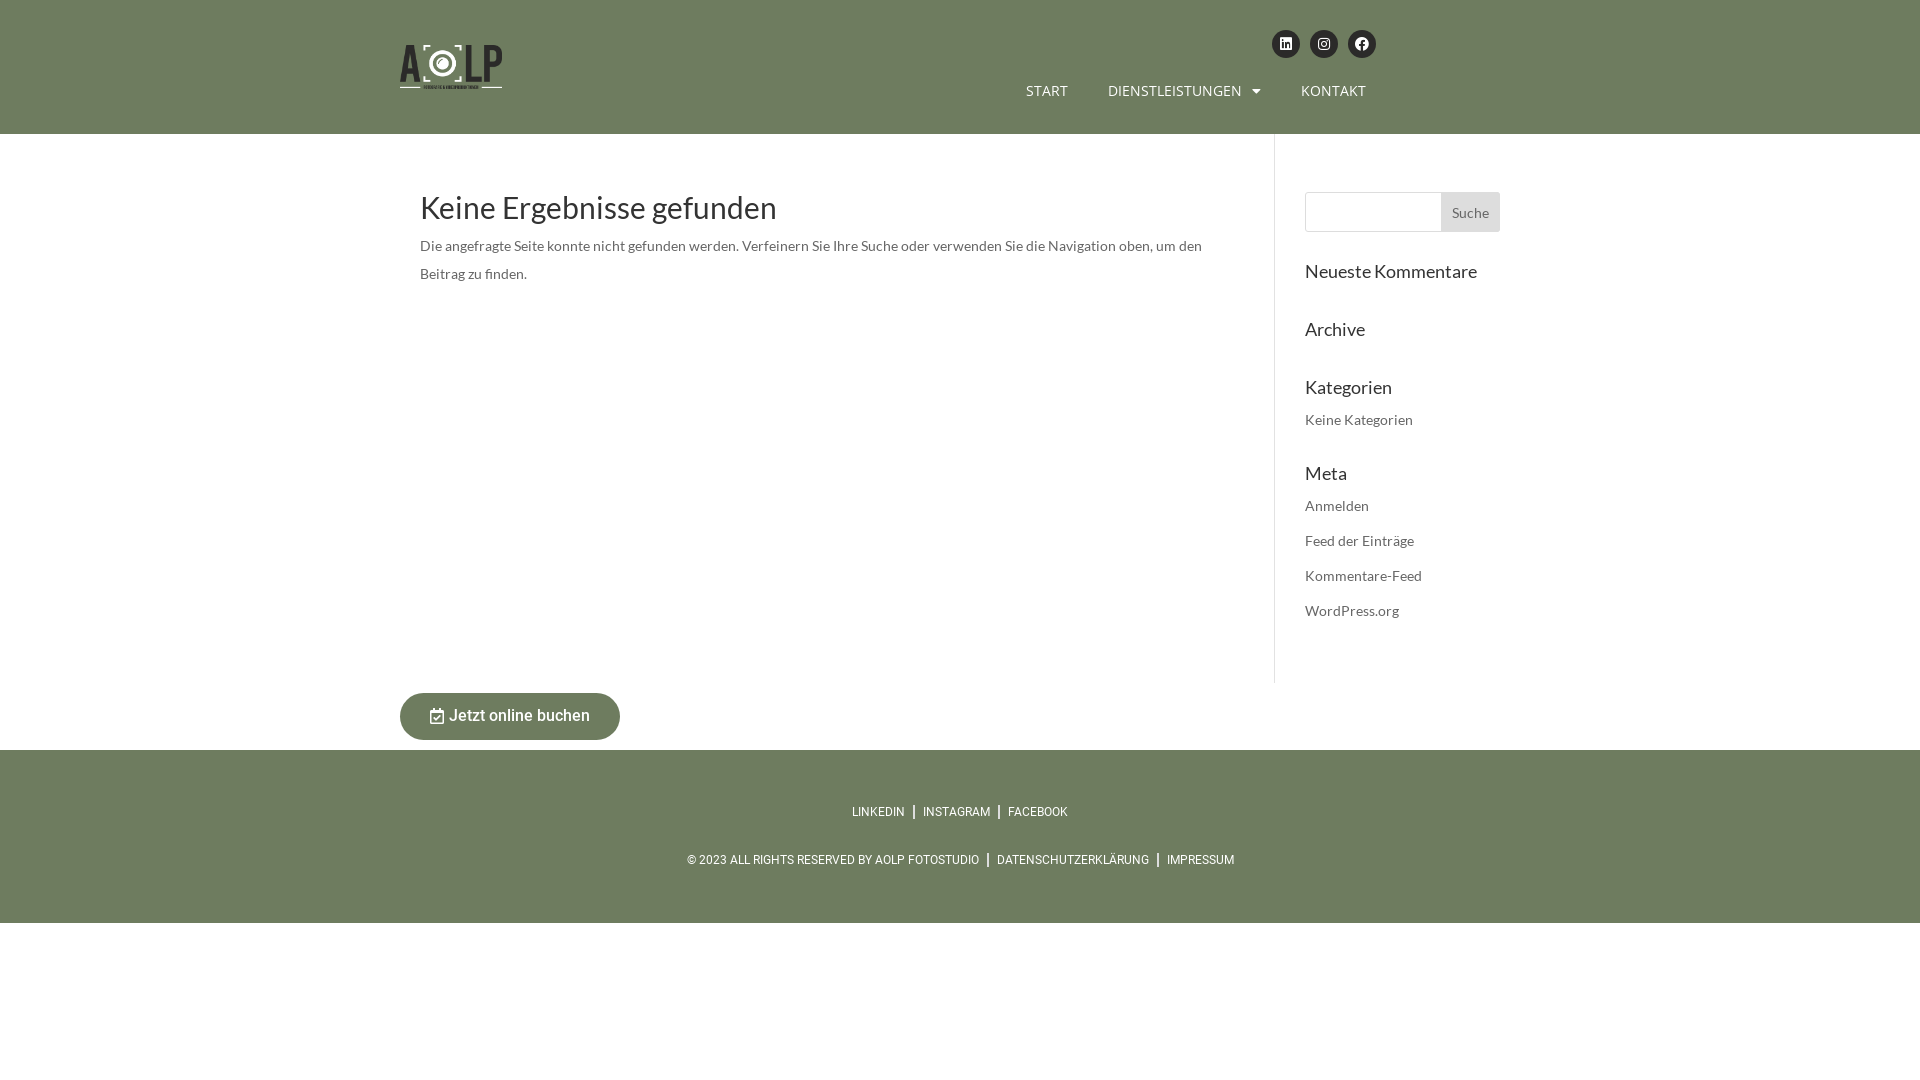  I want to click on 'KONTAKT', so click(1333, 91).